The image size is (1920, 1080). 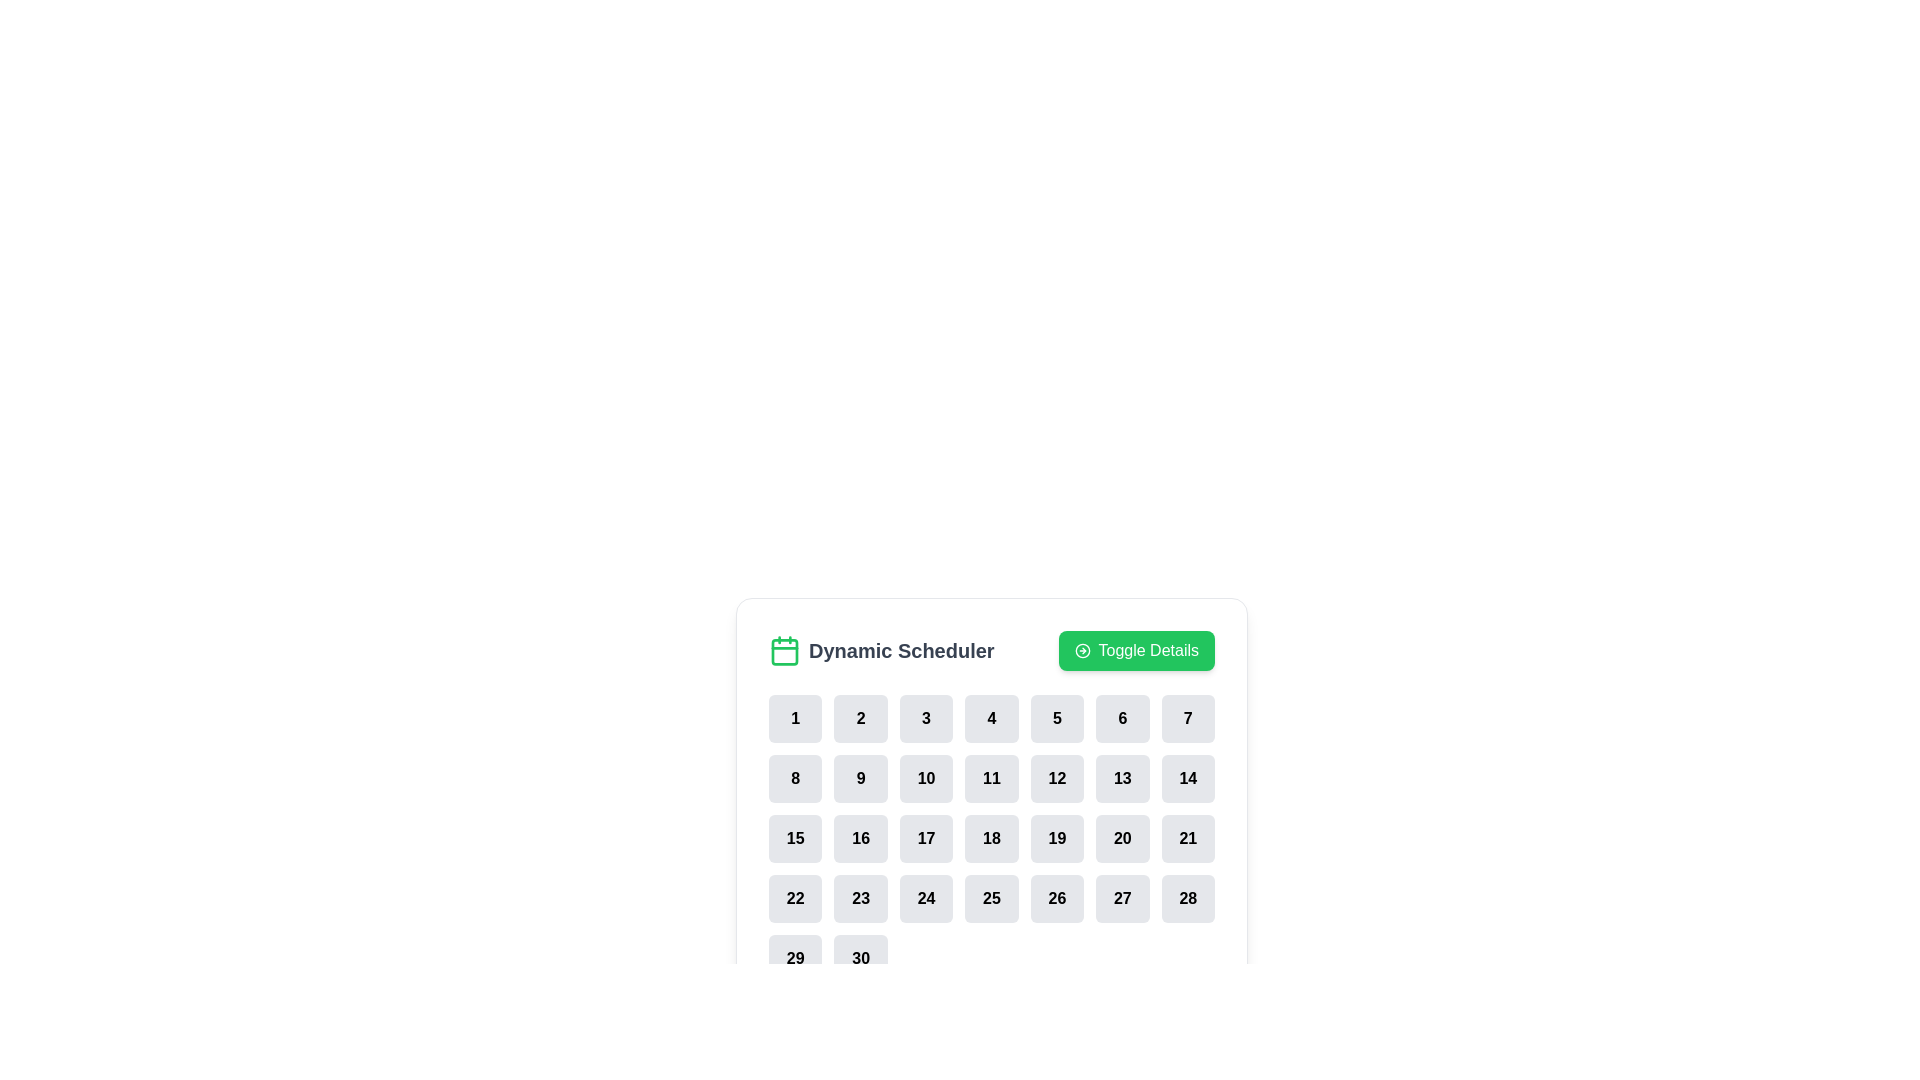 What do you see at coordinates (794, 717) in the screenshot?
I see `the rounded rectangular button with a light gray background and bold text '1'` at bounding box center [794, 717].